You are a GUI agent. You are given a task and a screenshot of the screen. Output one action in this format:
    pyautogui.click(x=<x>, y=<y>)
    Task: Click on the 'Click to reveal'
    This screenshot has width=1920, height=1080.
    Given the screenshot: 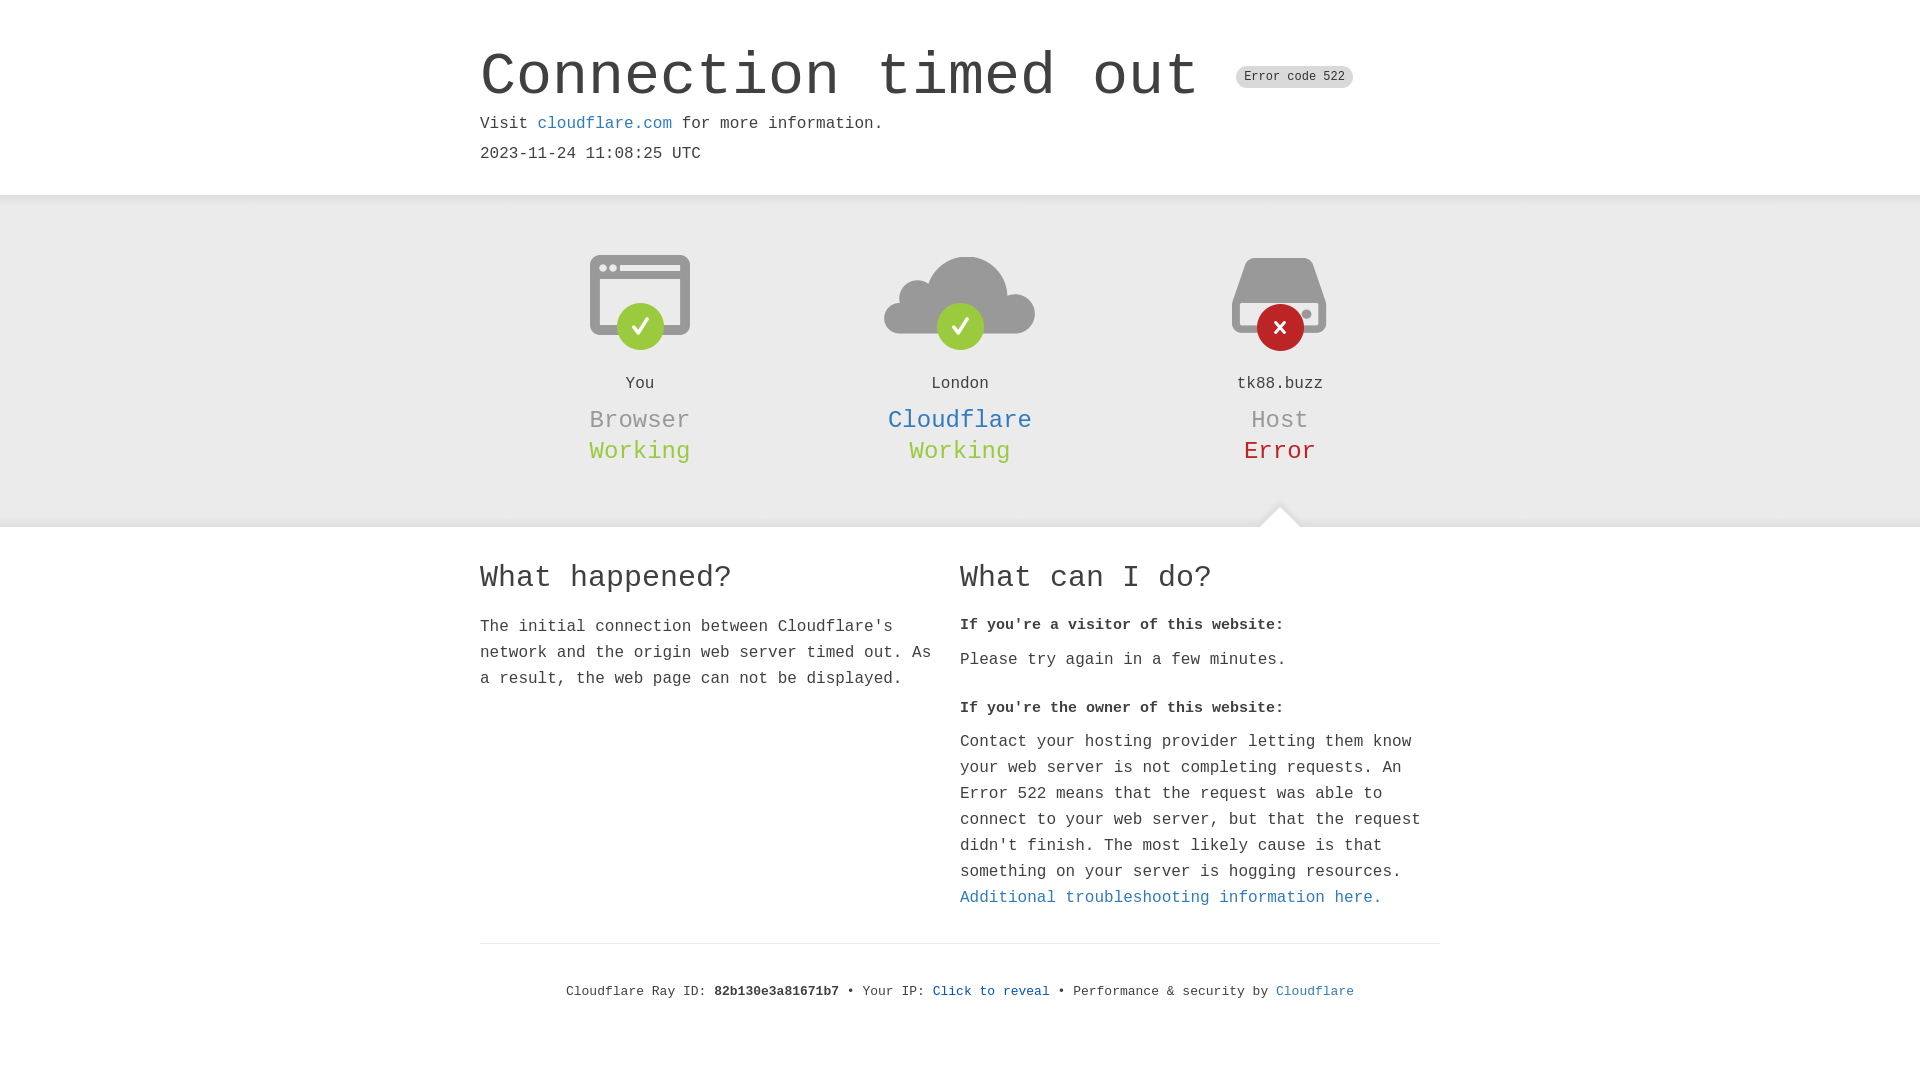 What is the action you would take?
    pyautogui.click(x=991, y=991)
    